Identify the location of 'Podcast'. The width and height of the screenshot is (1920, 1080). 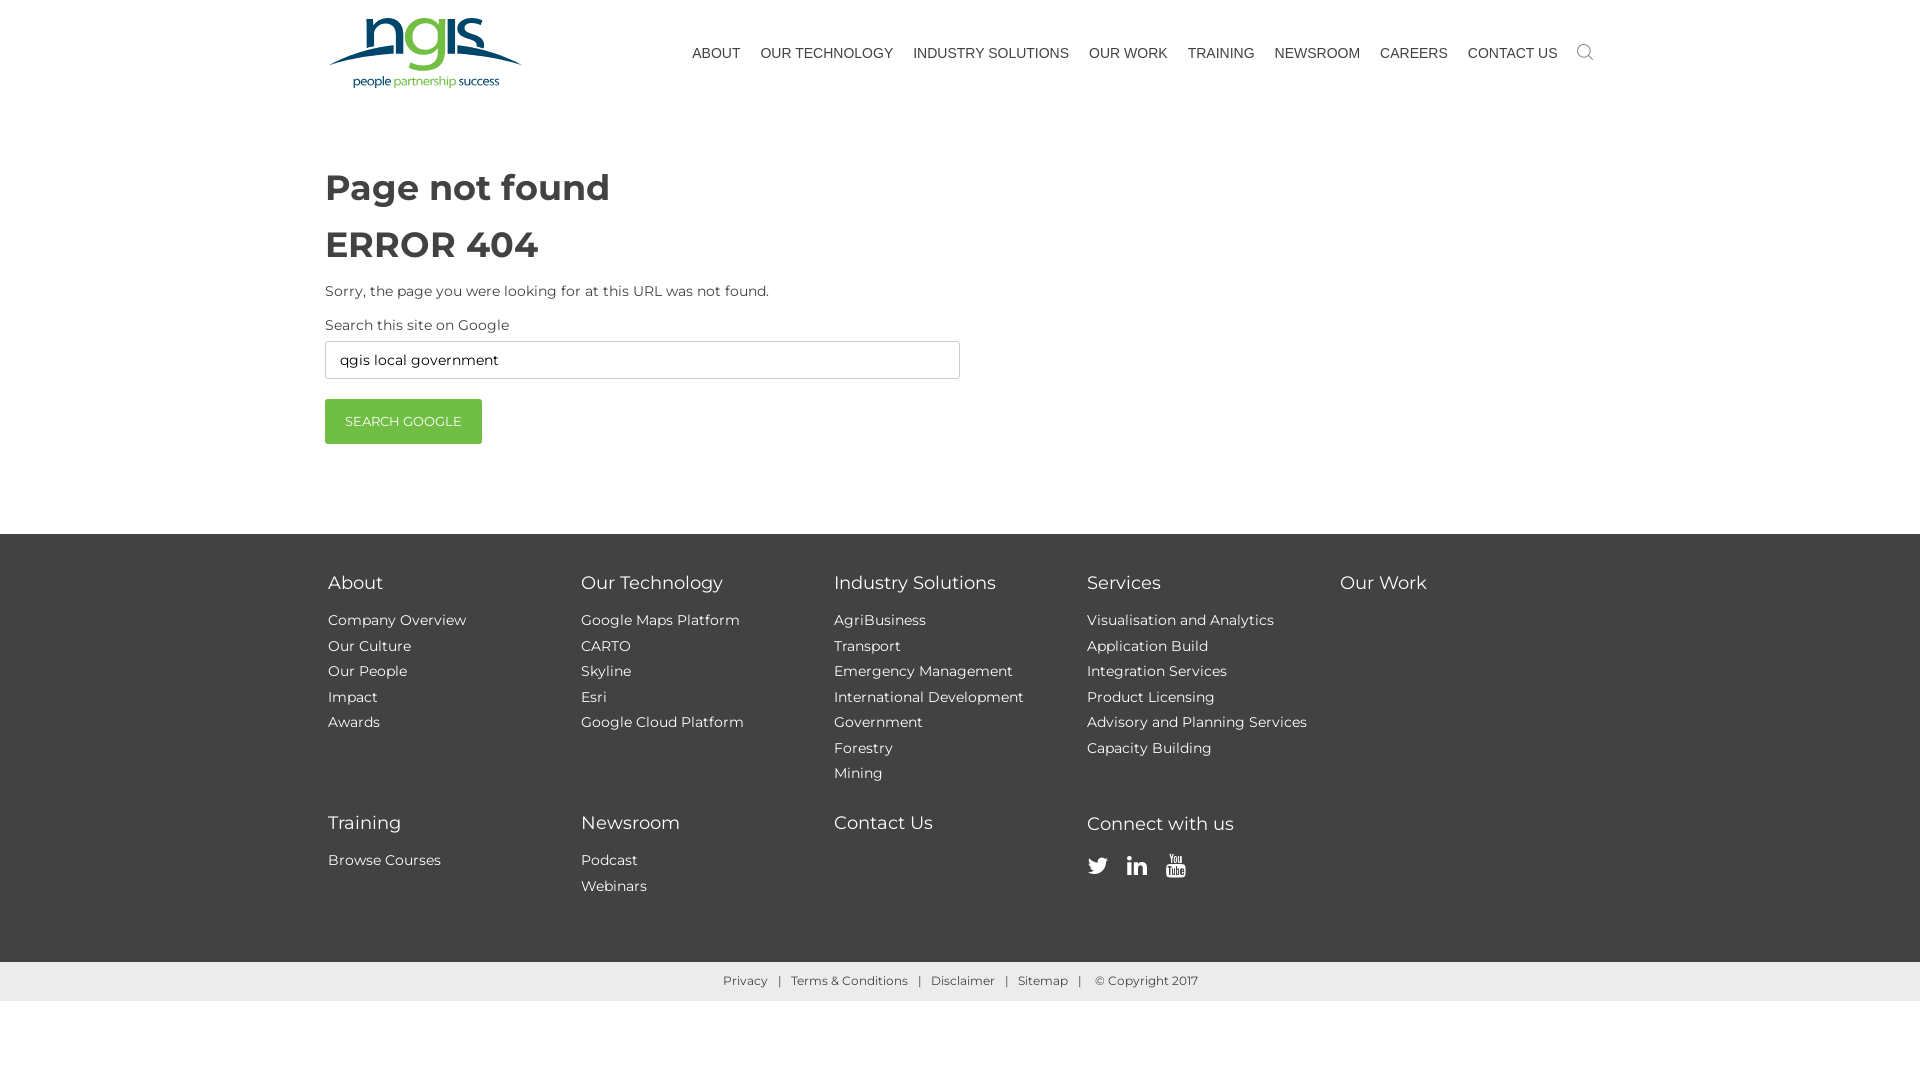
(607, 859).